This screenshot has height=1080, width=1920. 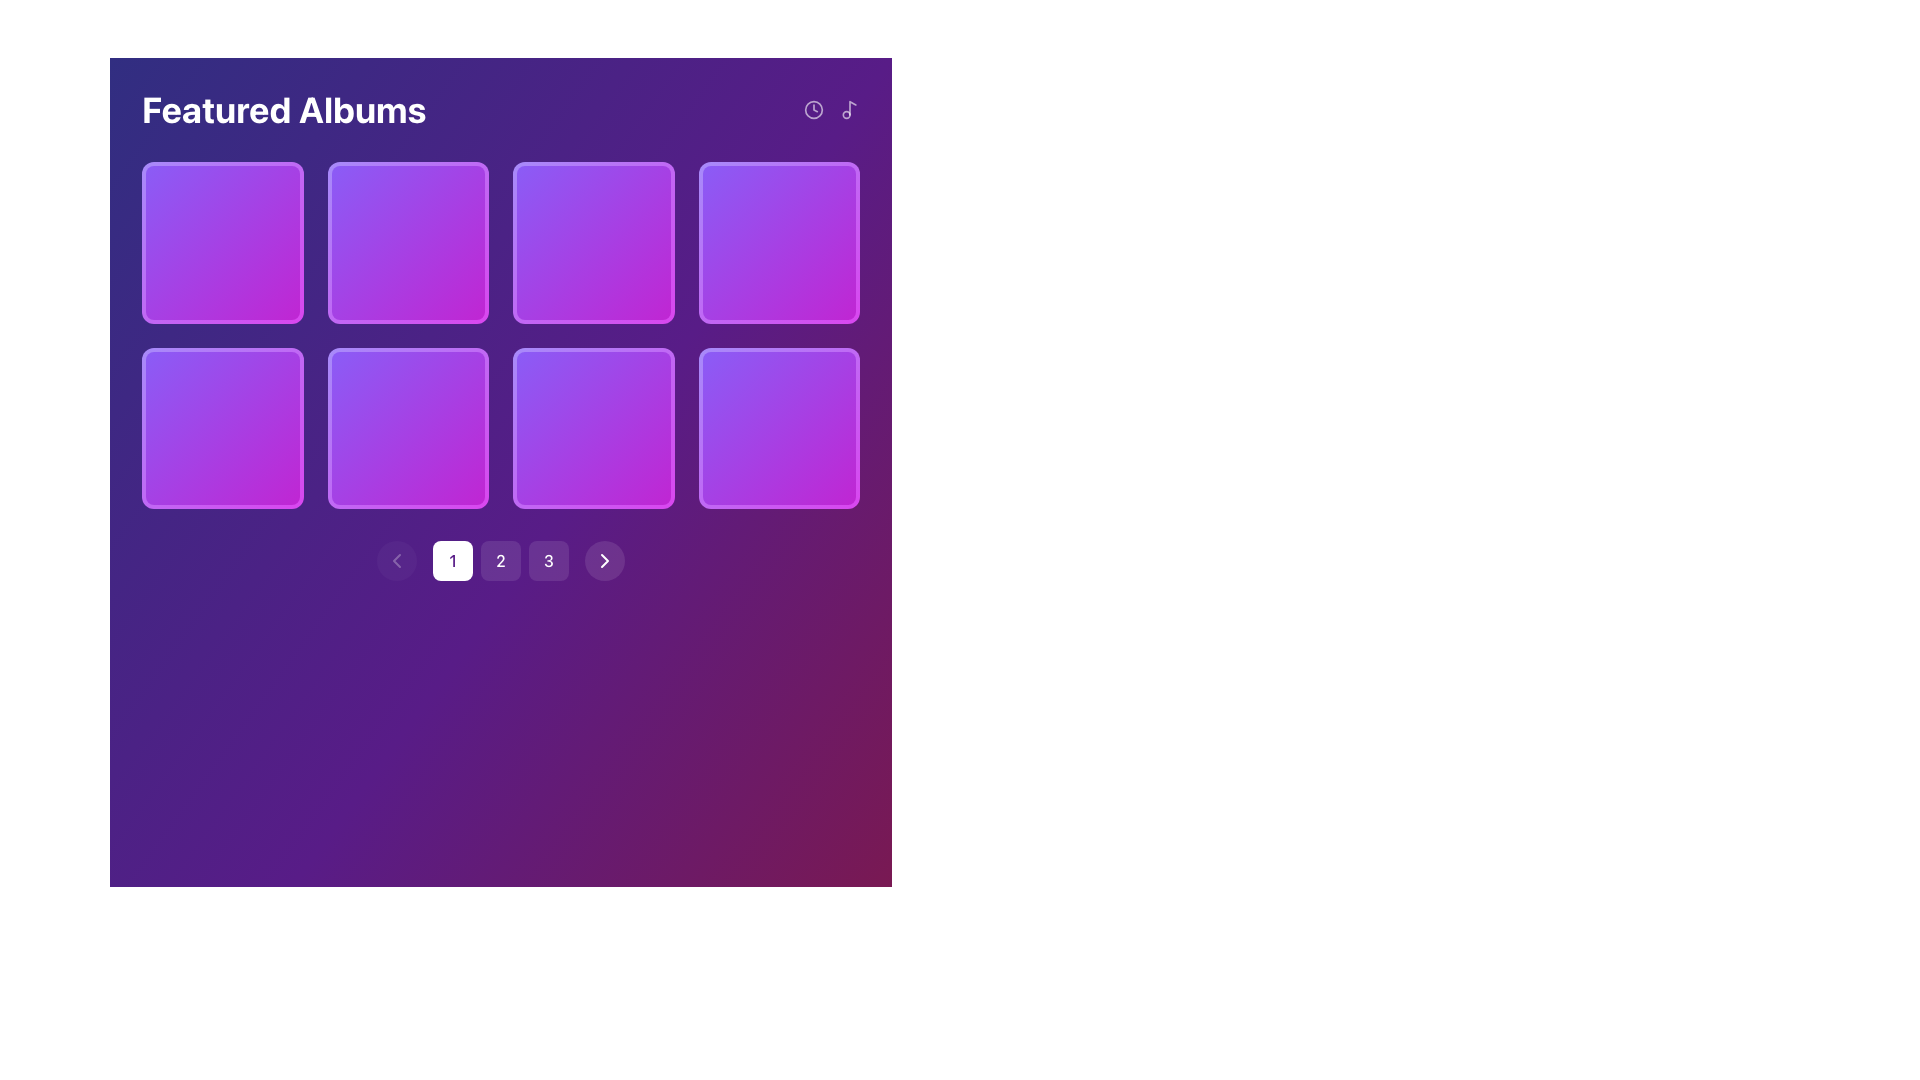 What do you see at coordinates (222, 427) in the screenshot?
I see `on the interactive album tile card located in the second row, first column of the 'Featured Albums' collection` at bounding box center [222, 427].